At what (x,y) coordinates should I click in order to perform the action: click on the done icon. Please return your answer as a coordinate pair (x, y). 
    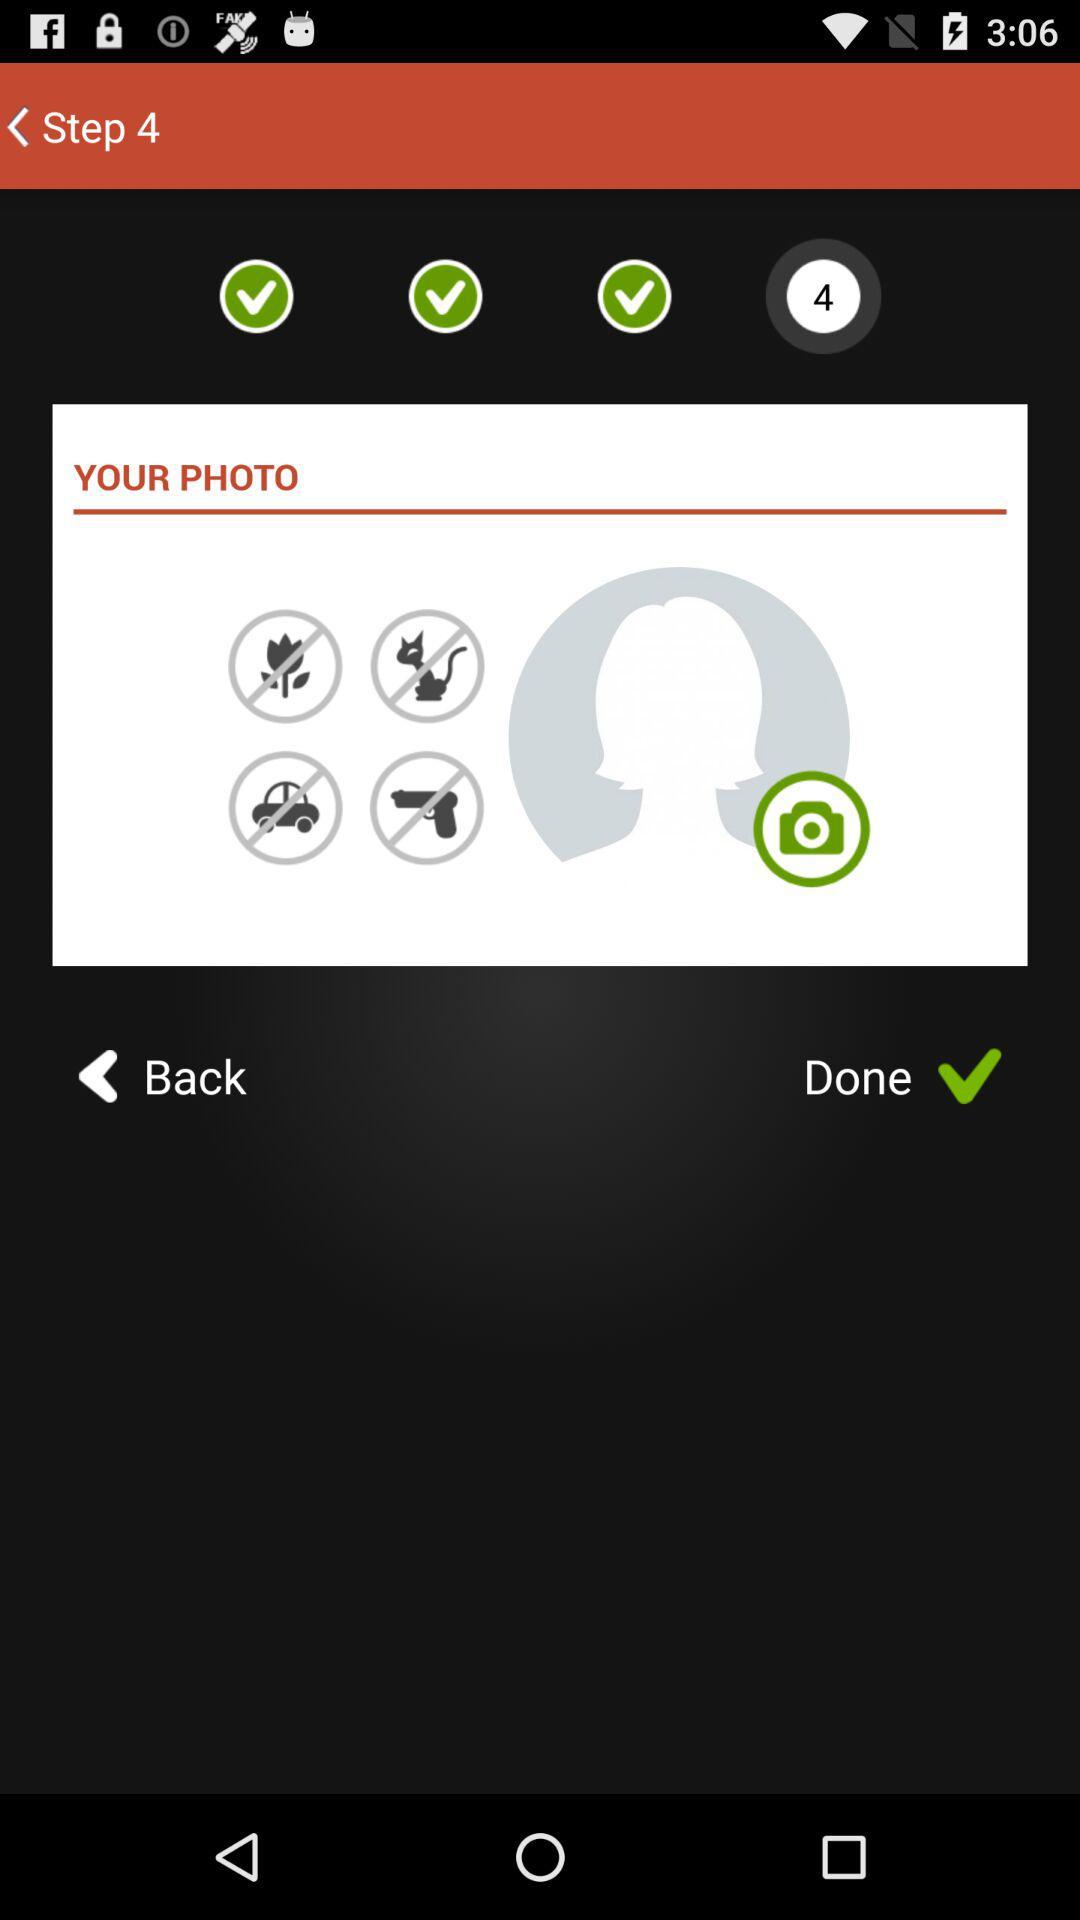
    Looking at the image, I should click on (902, 1075).